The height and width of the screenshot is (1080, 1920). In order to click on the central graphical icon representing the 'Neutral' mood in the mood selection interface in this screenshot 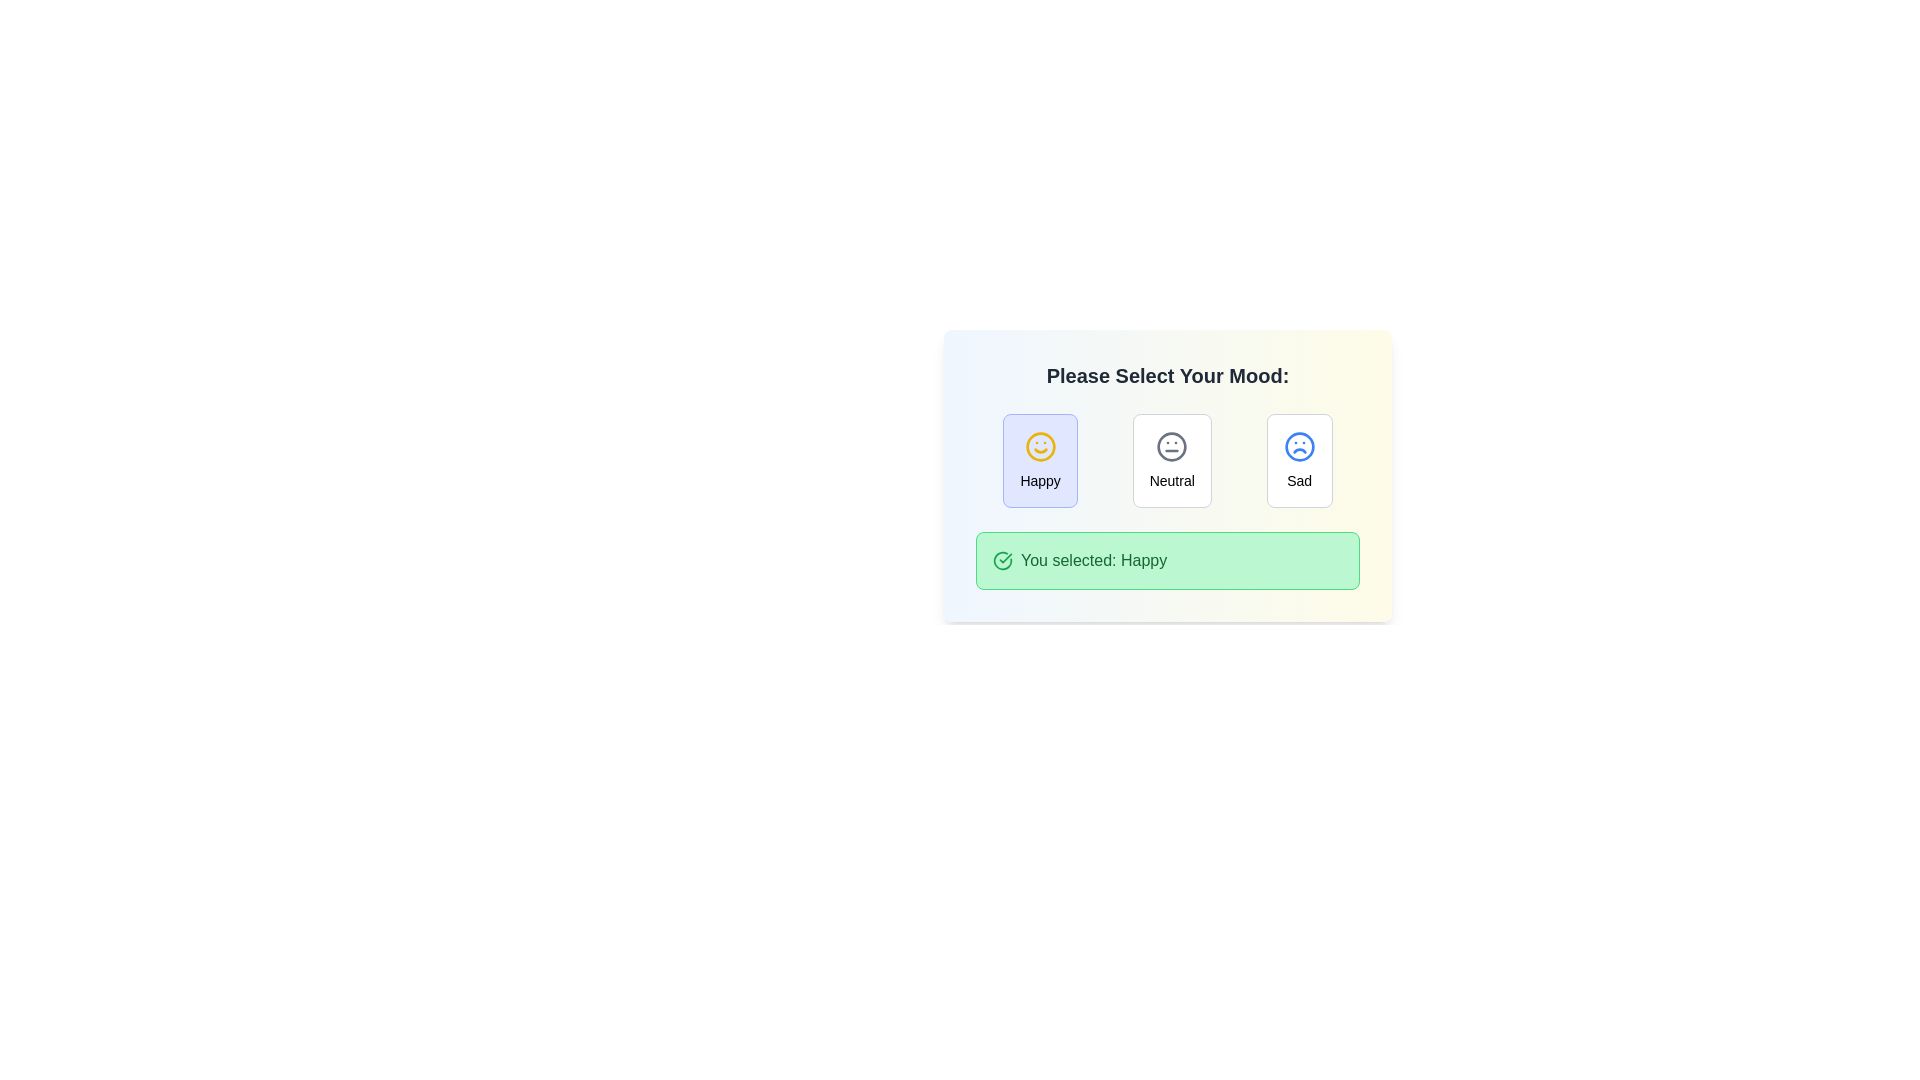, I will do `click(1172, 446)`.